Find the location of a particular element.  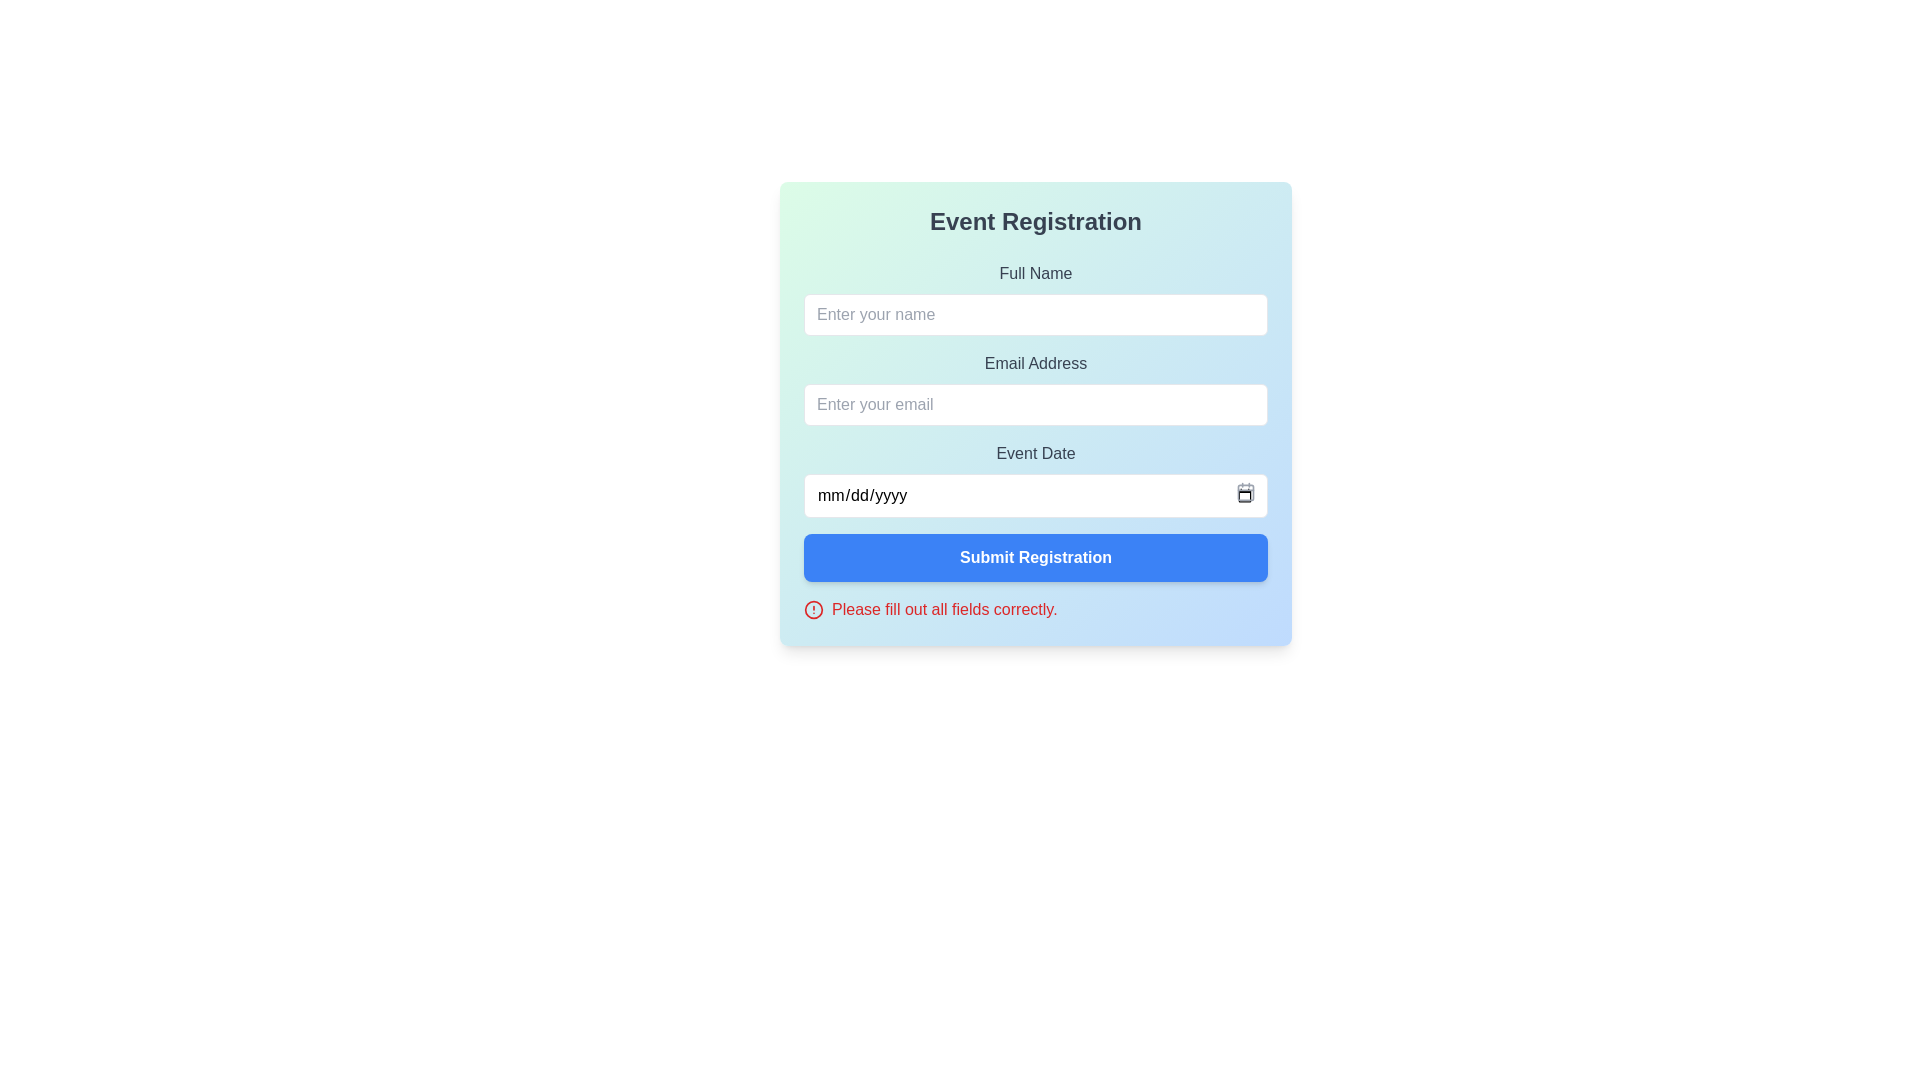

the bold, gray-colored text displaying 'Event Registration' located at the top of the event registration form is located at coordinates (1036, 222).